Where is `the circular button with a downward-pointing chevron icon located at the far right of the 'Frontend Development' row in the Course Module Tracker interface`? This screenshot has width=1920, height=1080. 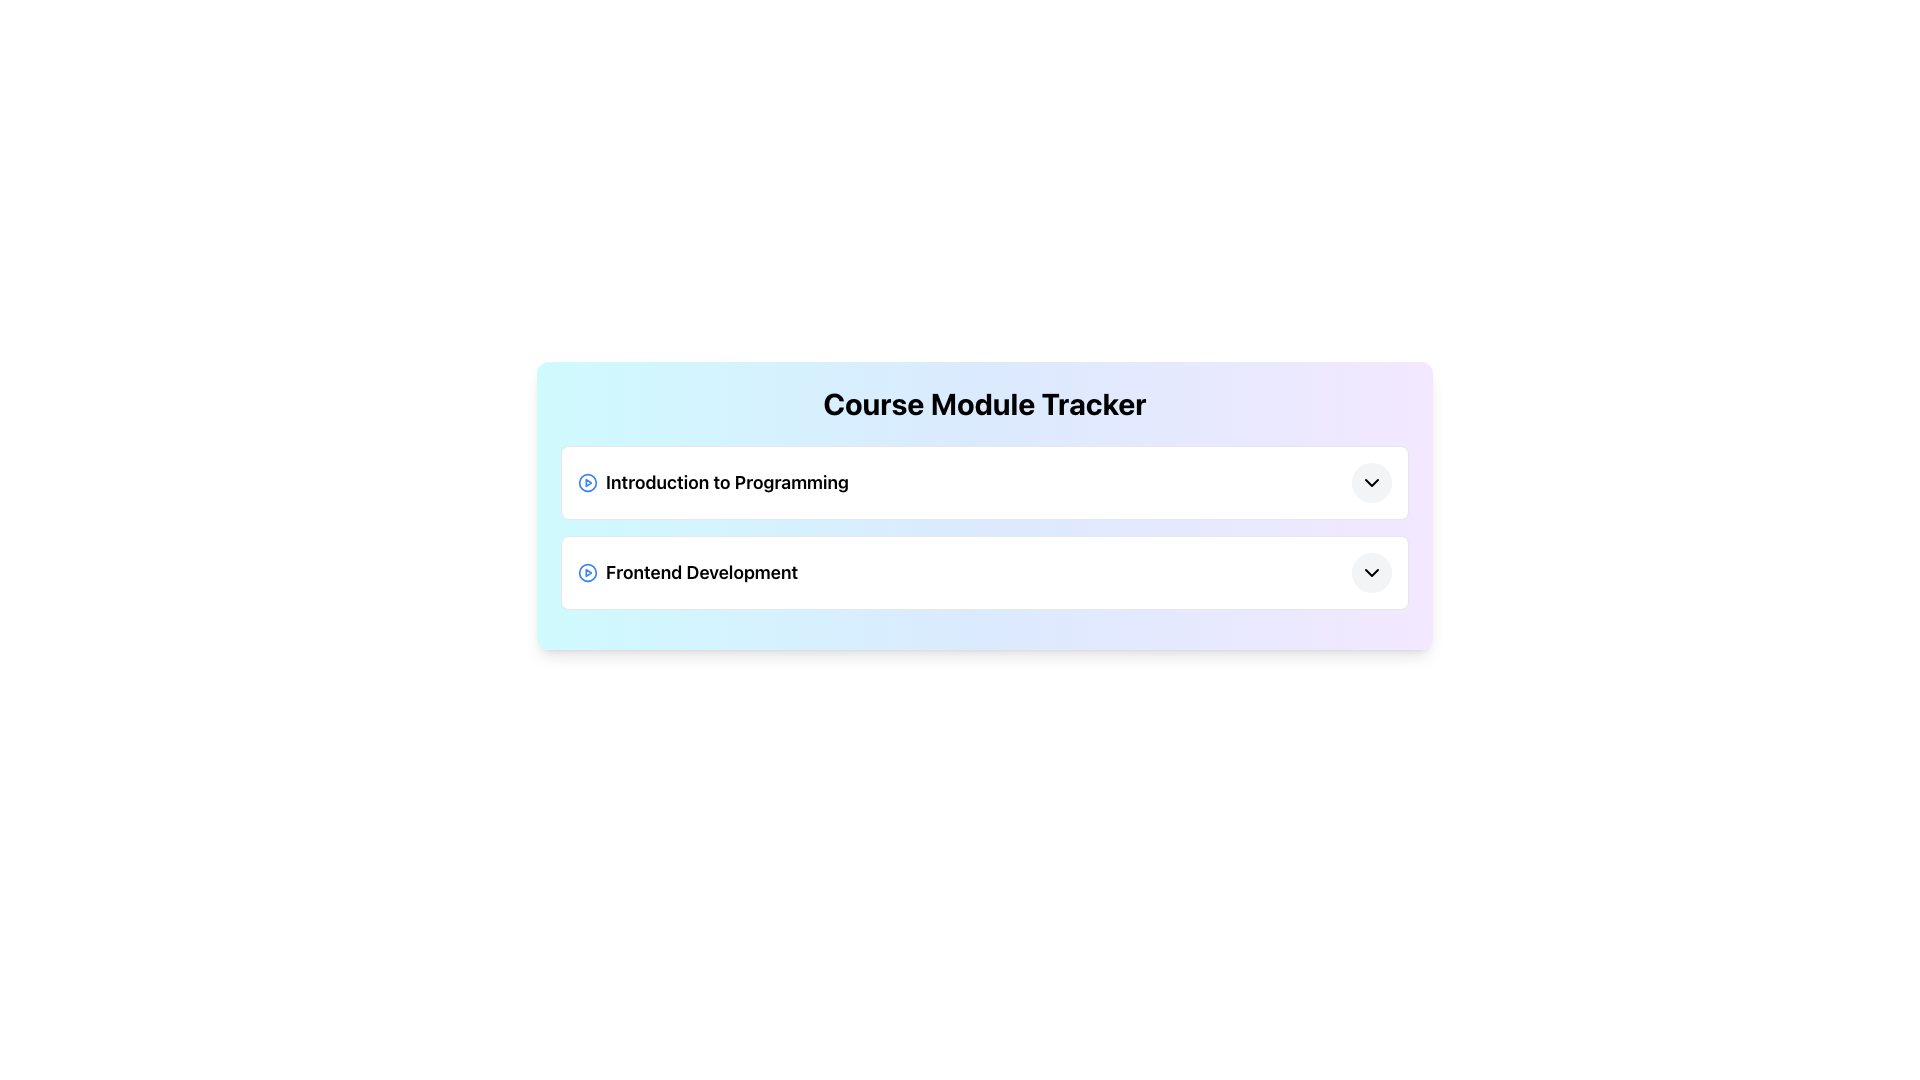 the circular button with a downward-pointing chevron icon located at the far right of the 'Frontend Development' row in the Course Module Tracker interface is located at coordinates (1371, 573).